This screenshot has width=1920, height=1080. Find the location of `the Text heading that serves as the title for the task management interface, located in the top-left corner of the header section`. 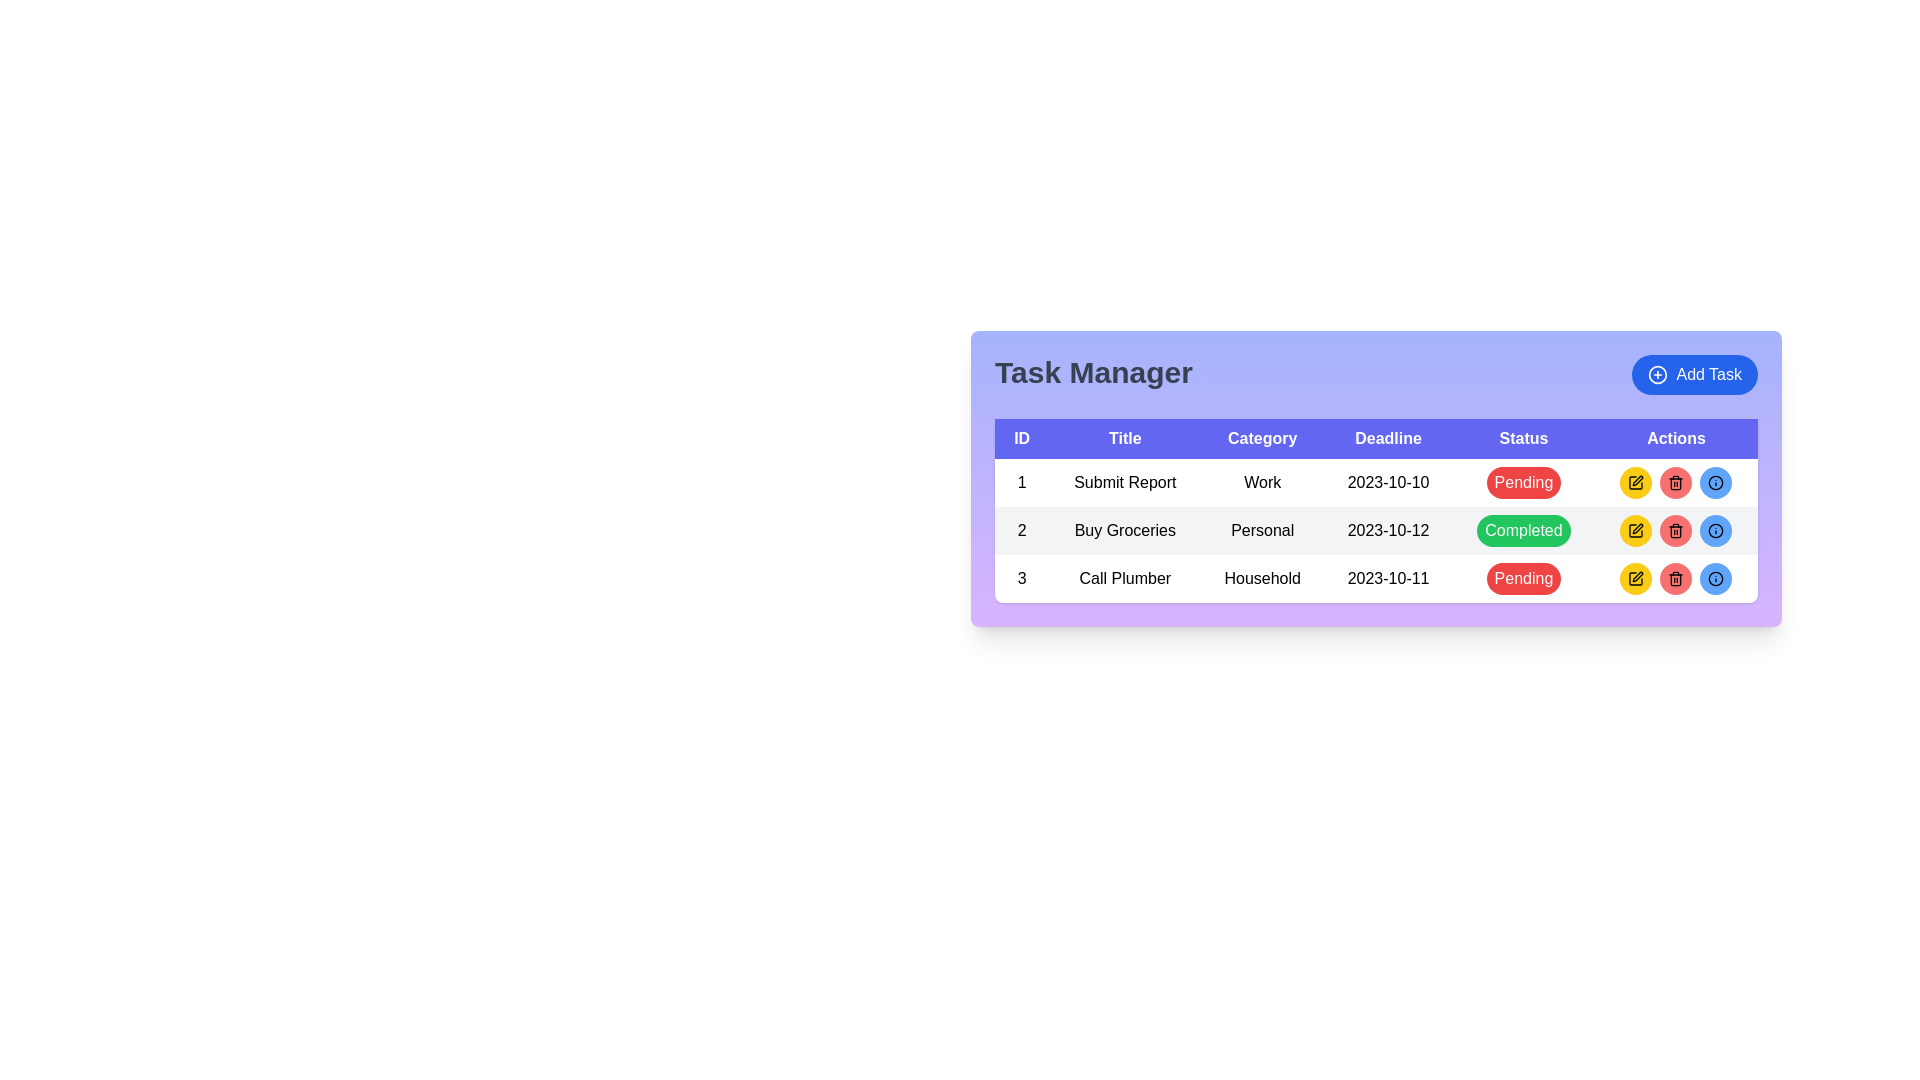

the Text heading that serves as the title for the task management interface, located in the top-left corner of the header section is located at coordinates (1093, 374).